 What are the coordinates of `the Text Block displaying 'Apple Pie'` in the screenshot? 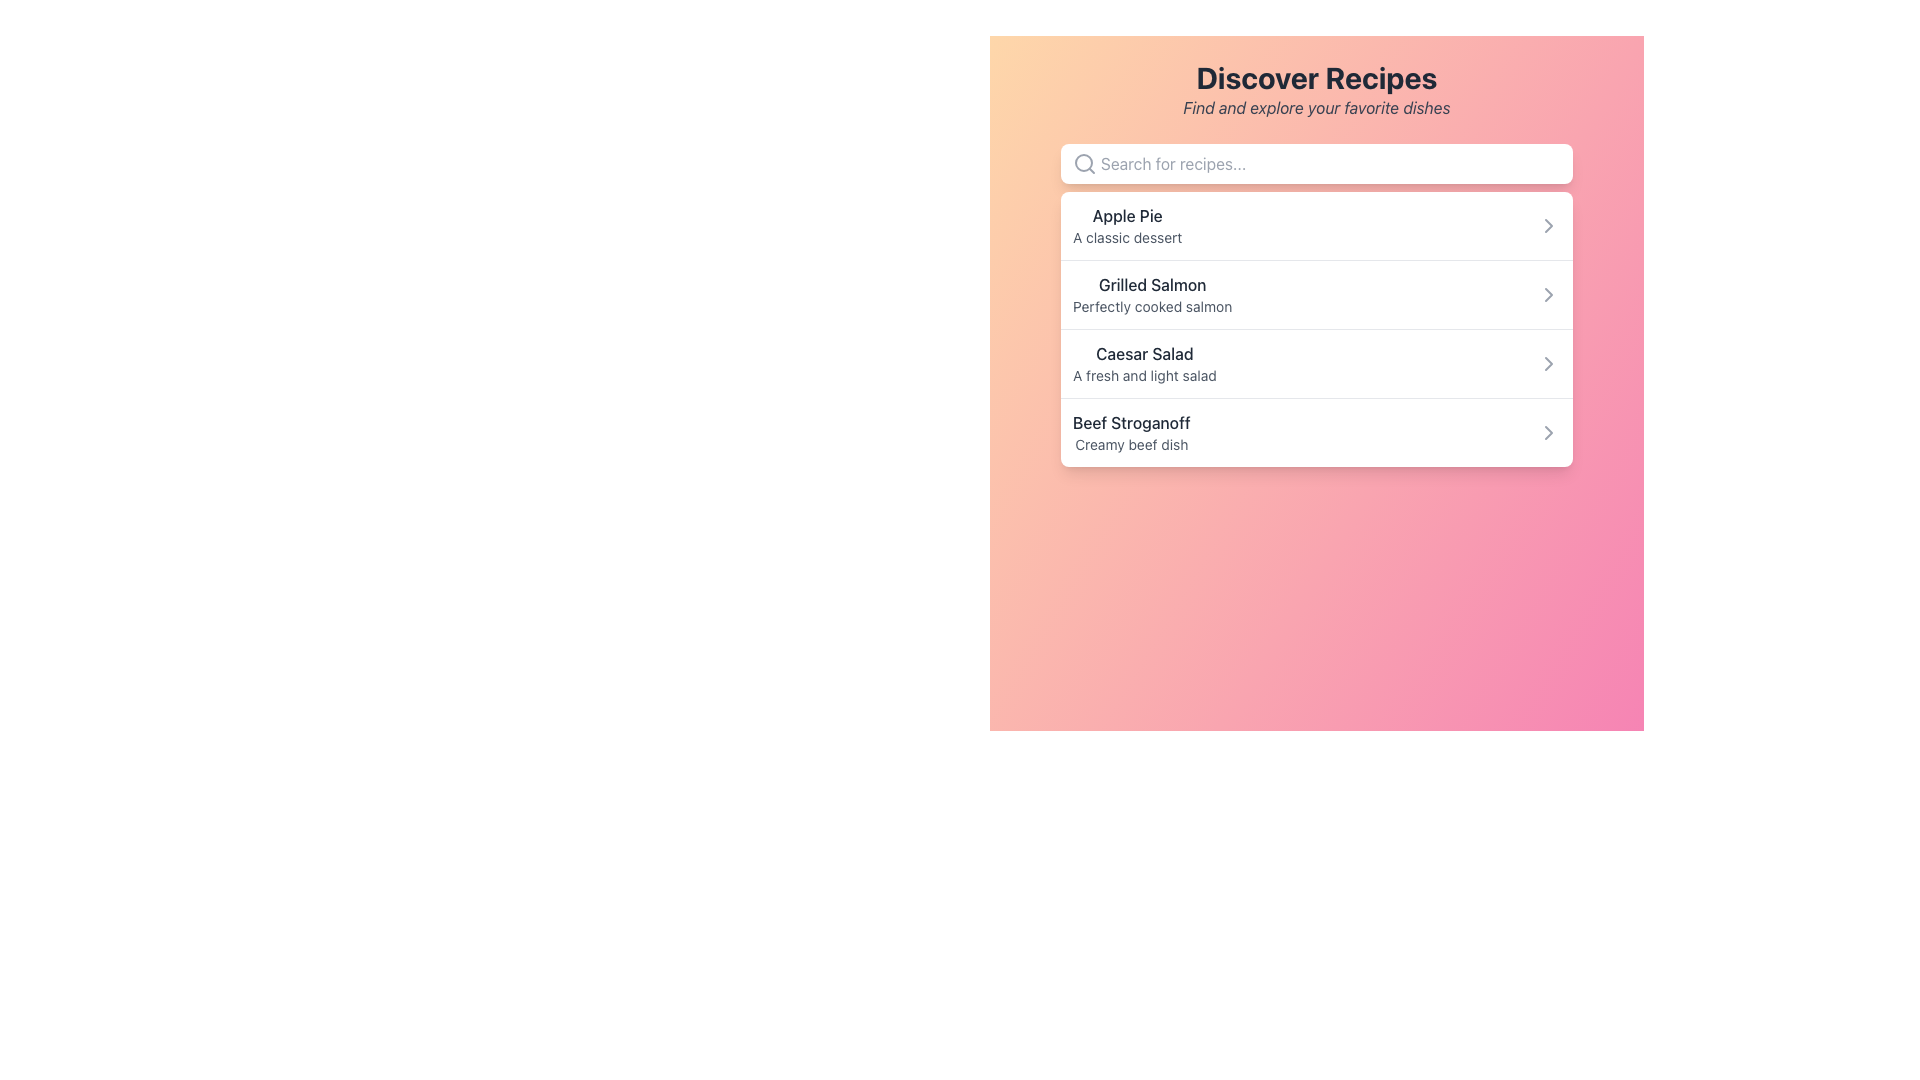 It's located at (1127, 225).